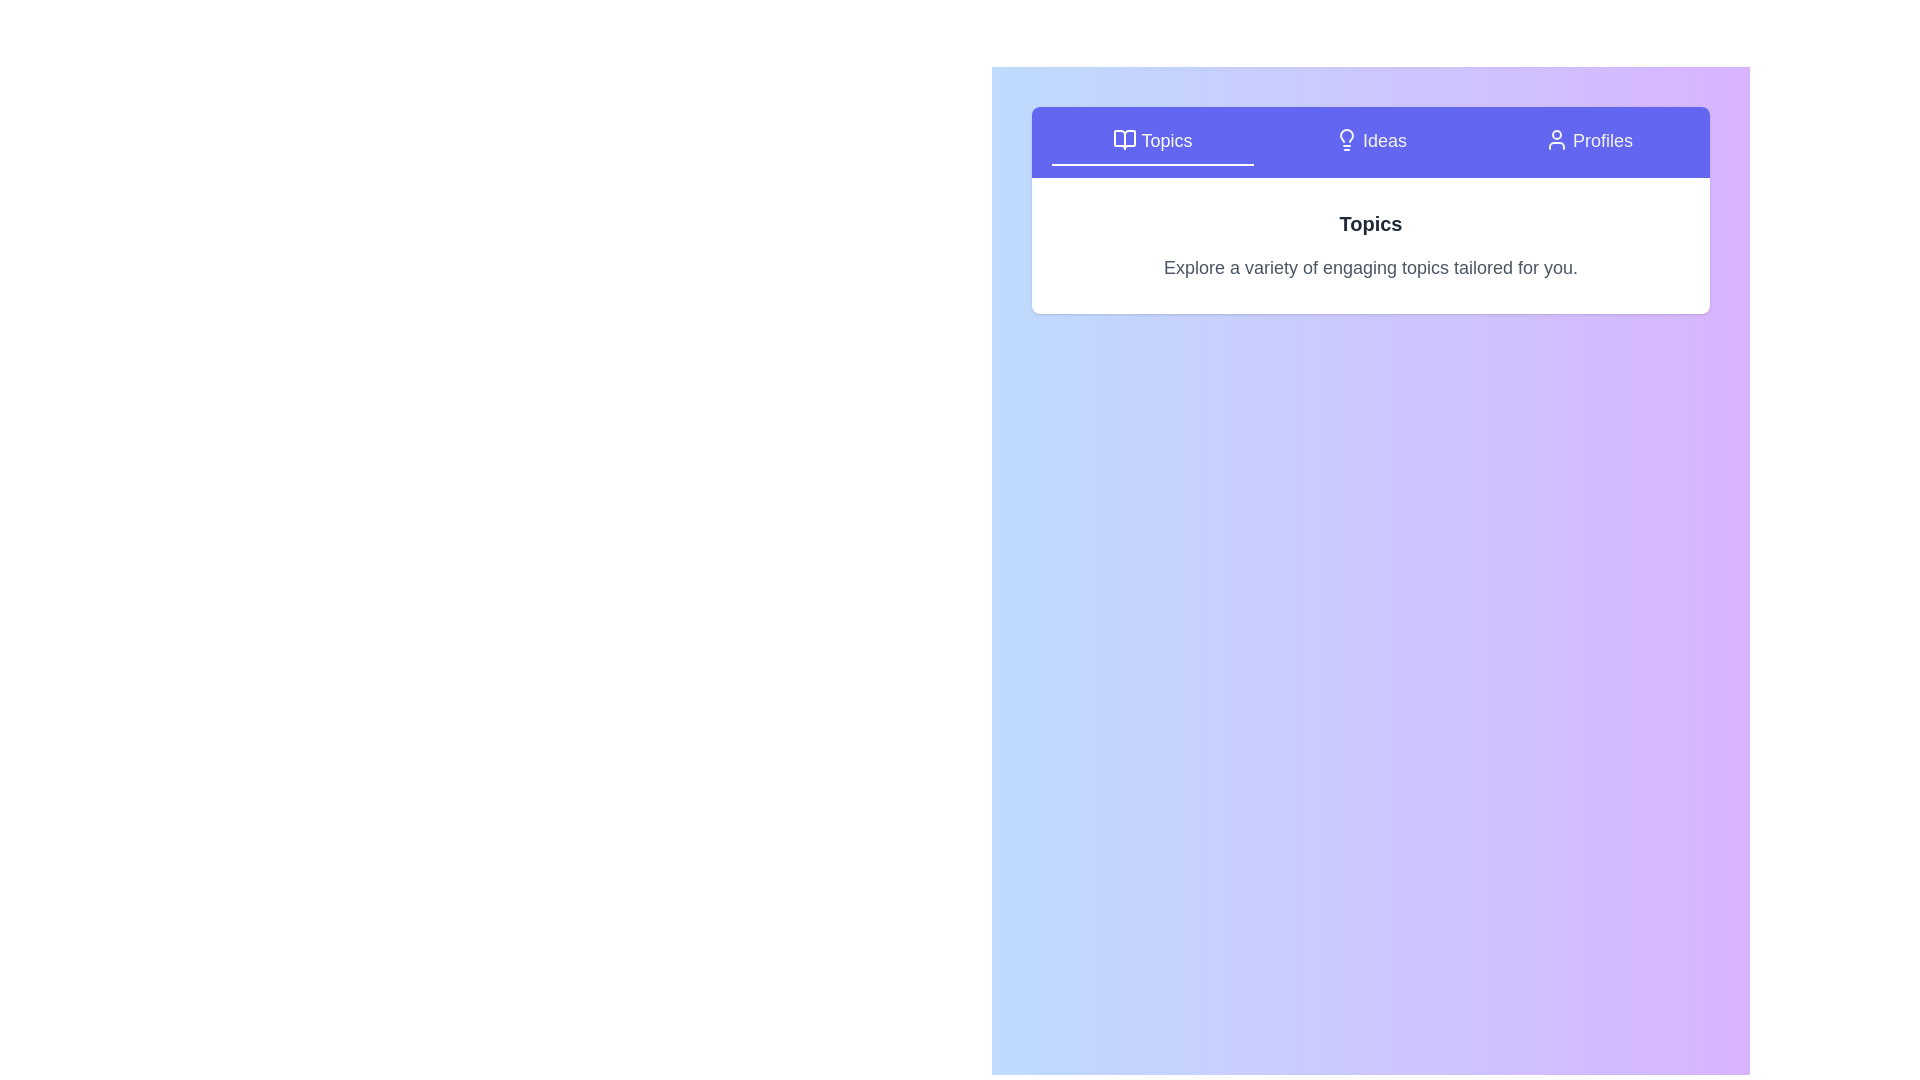  What do you see at coordinates (1152, 141) in the screenshot?
I see `the Topics tab to inspect its content` at bounding box center [1152, 141].